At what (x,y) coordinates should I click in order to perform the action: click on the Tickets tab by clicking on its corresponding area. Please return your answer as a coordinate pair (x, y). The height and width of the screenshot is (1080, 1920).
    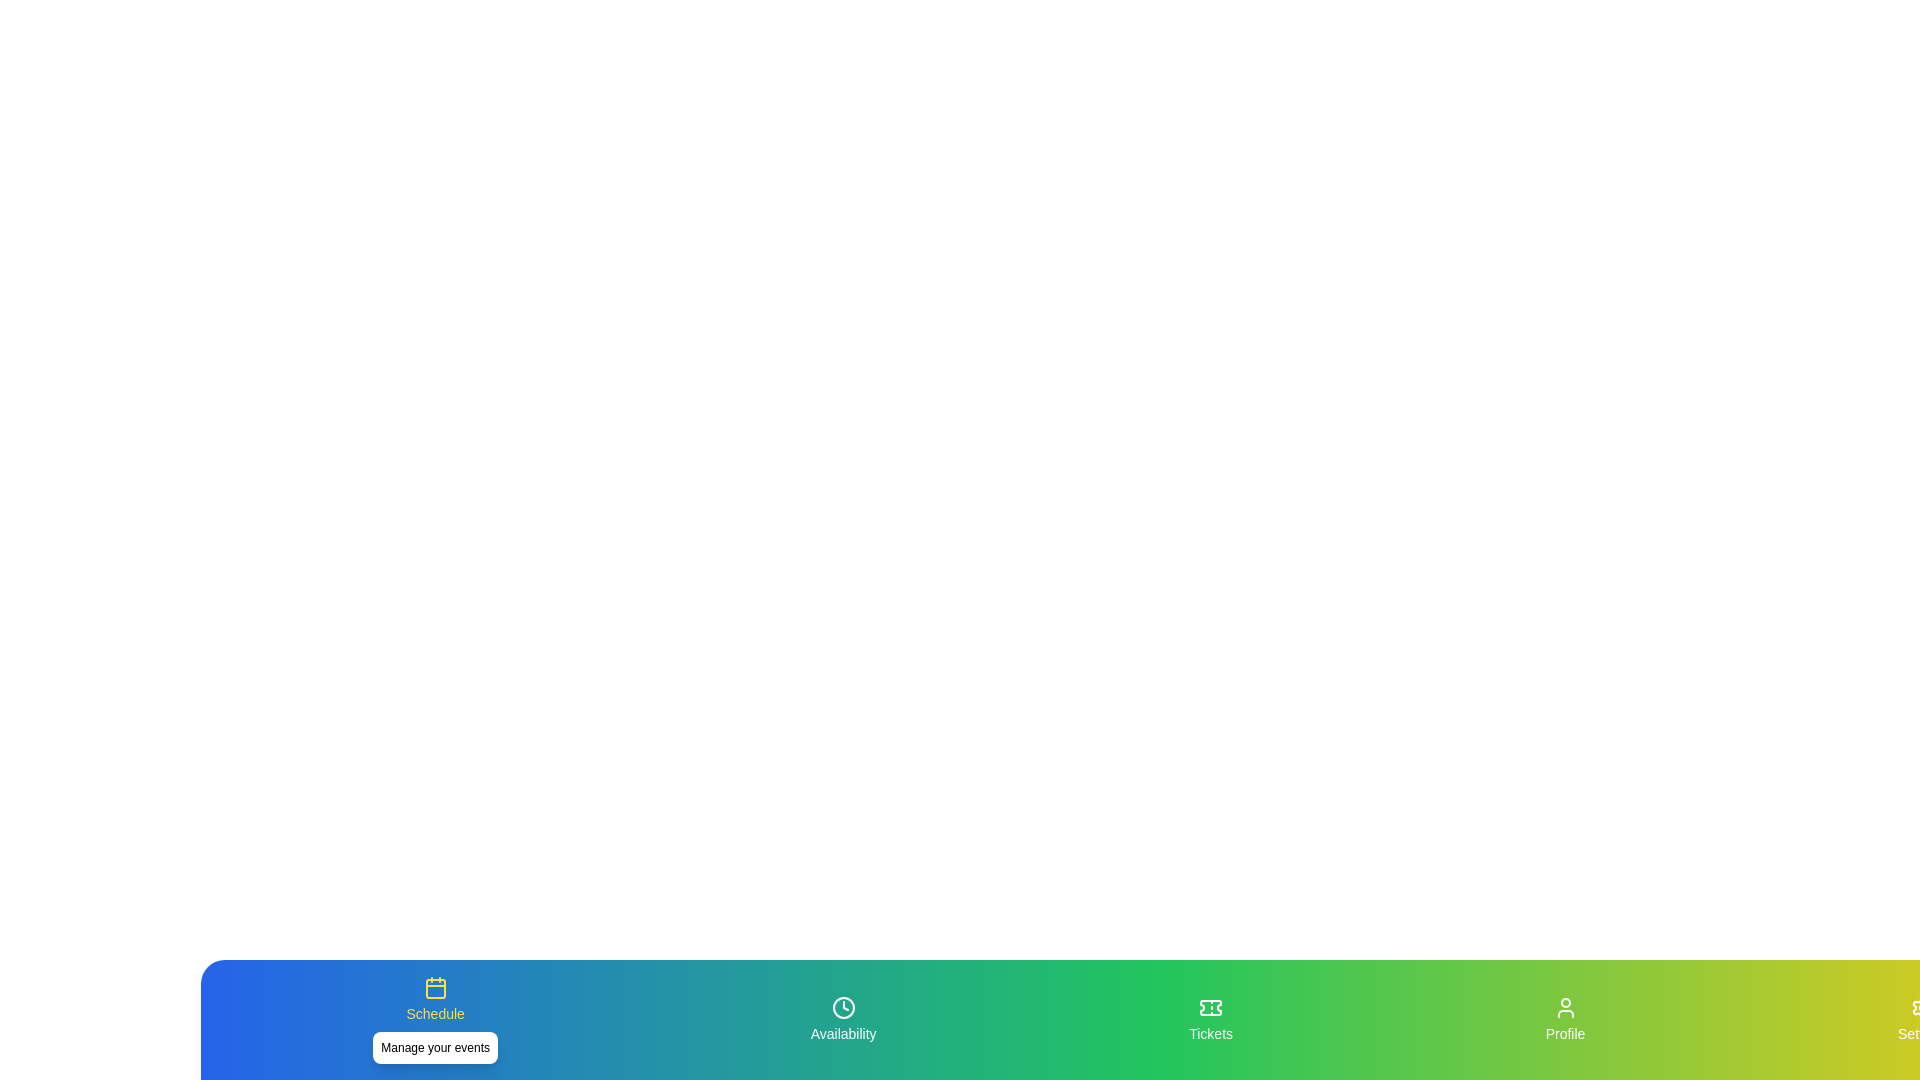
    Looking at the image, I should click on (1210, 1019).